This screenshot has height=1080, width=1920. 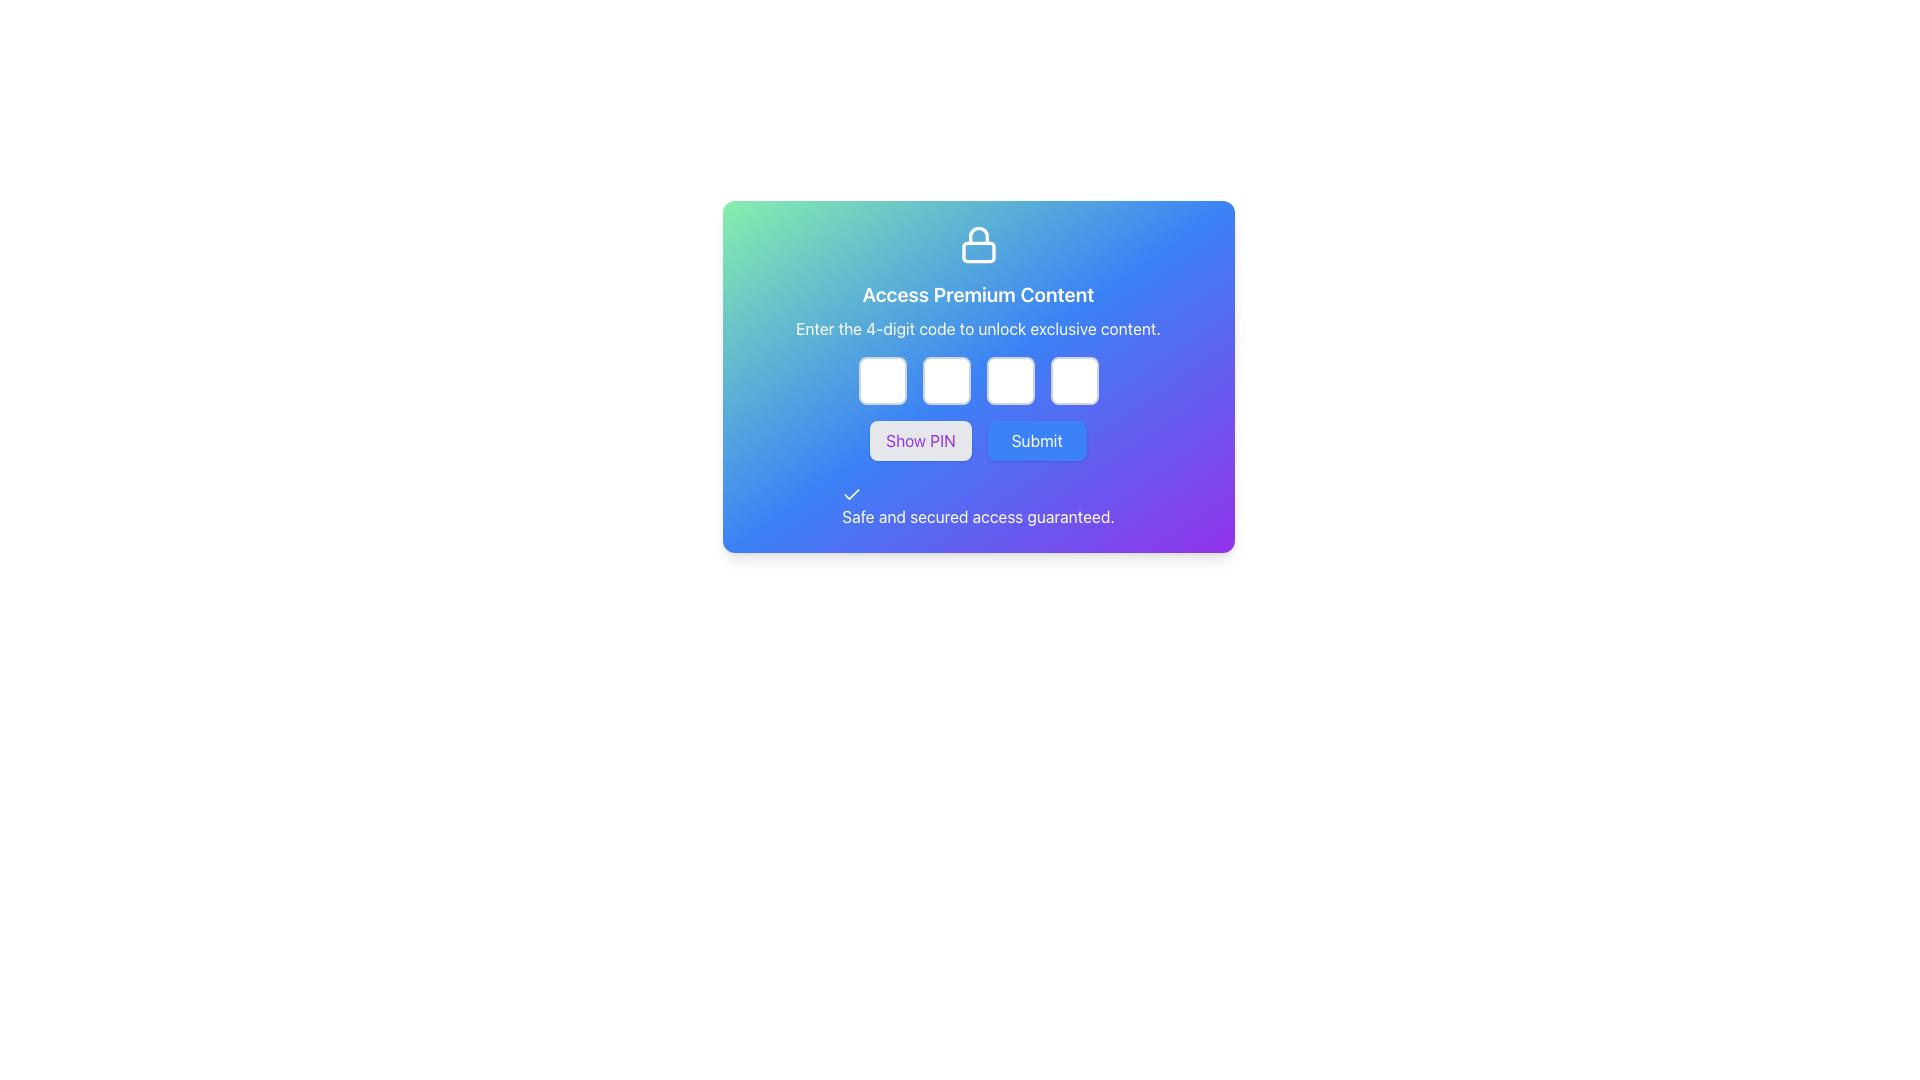 I want to click on the Submit button located in the Button Group, which is directly below the PIN entry boxes, so click(x=978, y=439).